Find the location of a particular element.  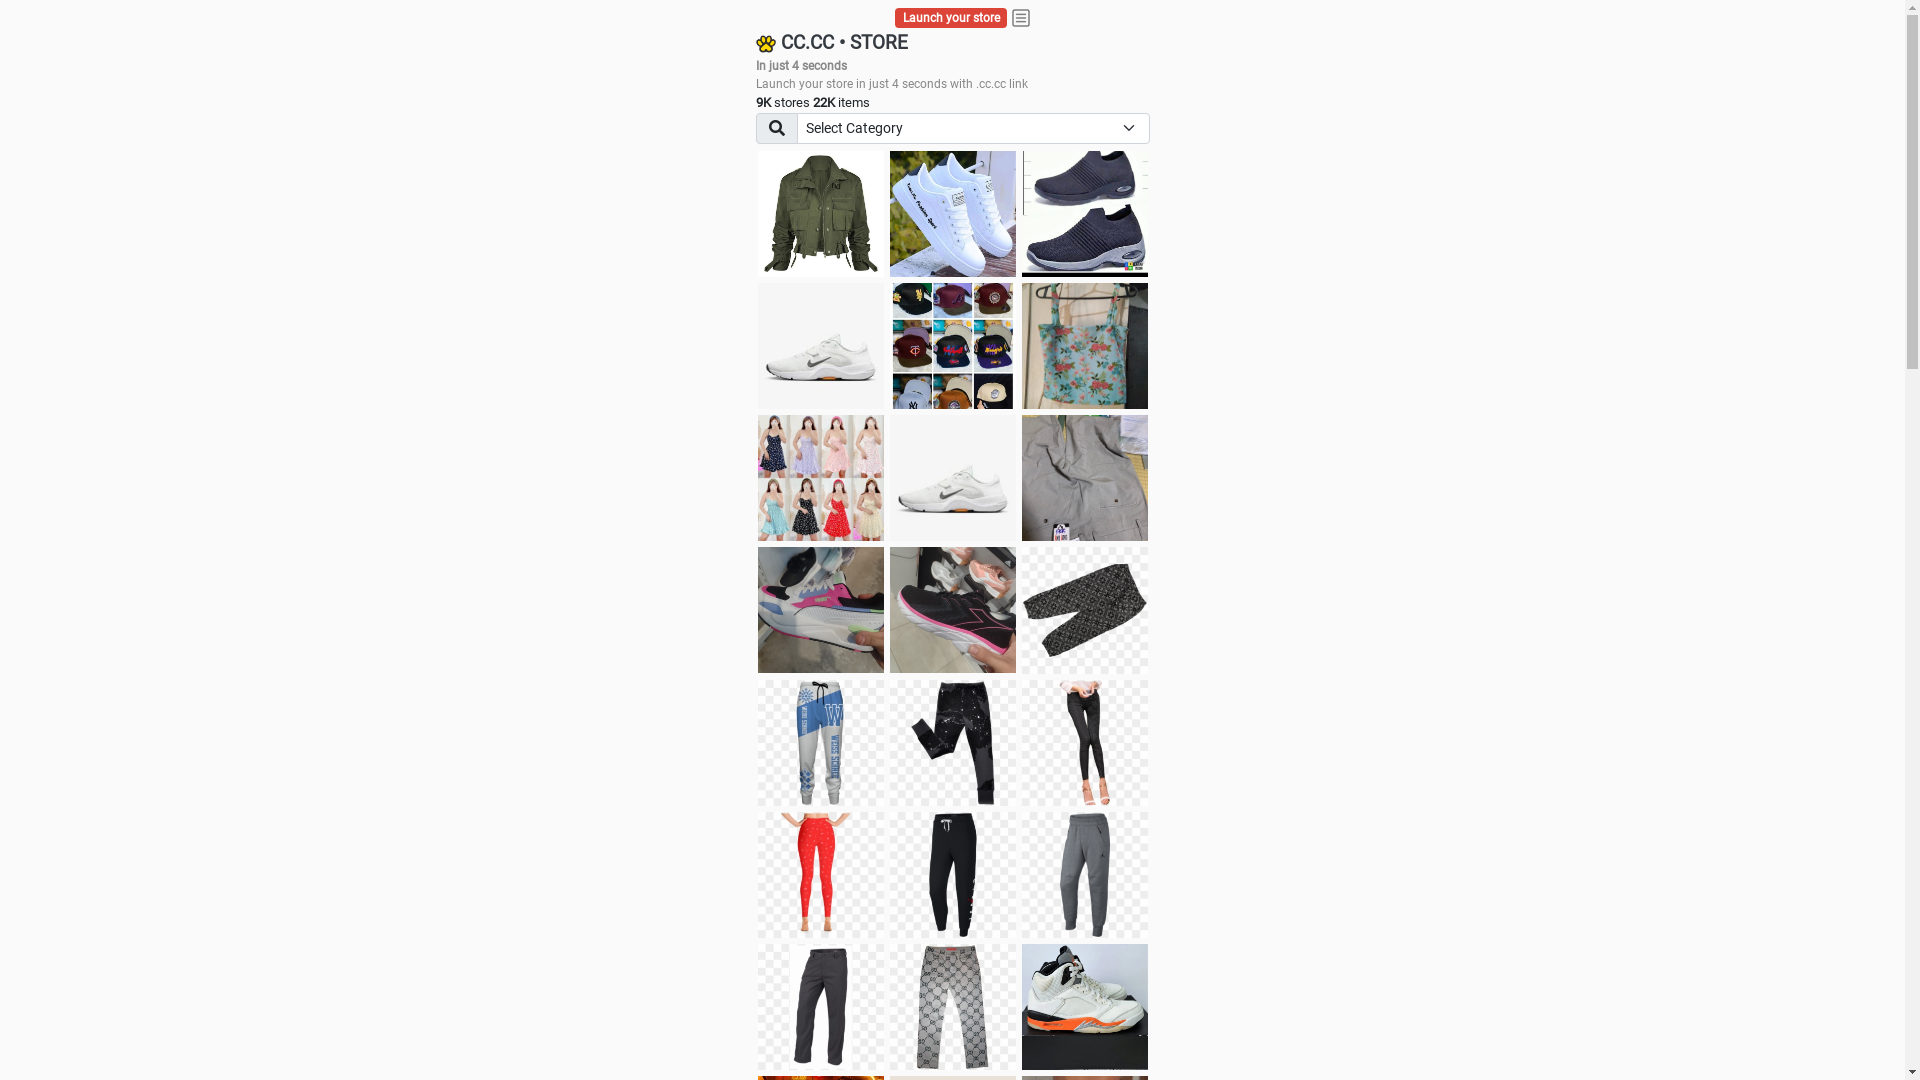

'white shoes' is located at coordinates (952, 213).